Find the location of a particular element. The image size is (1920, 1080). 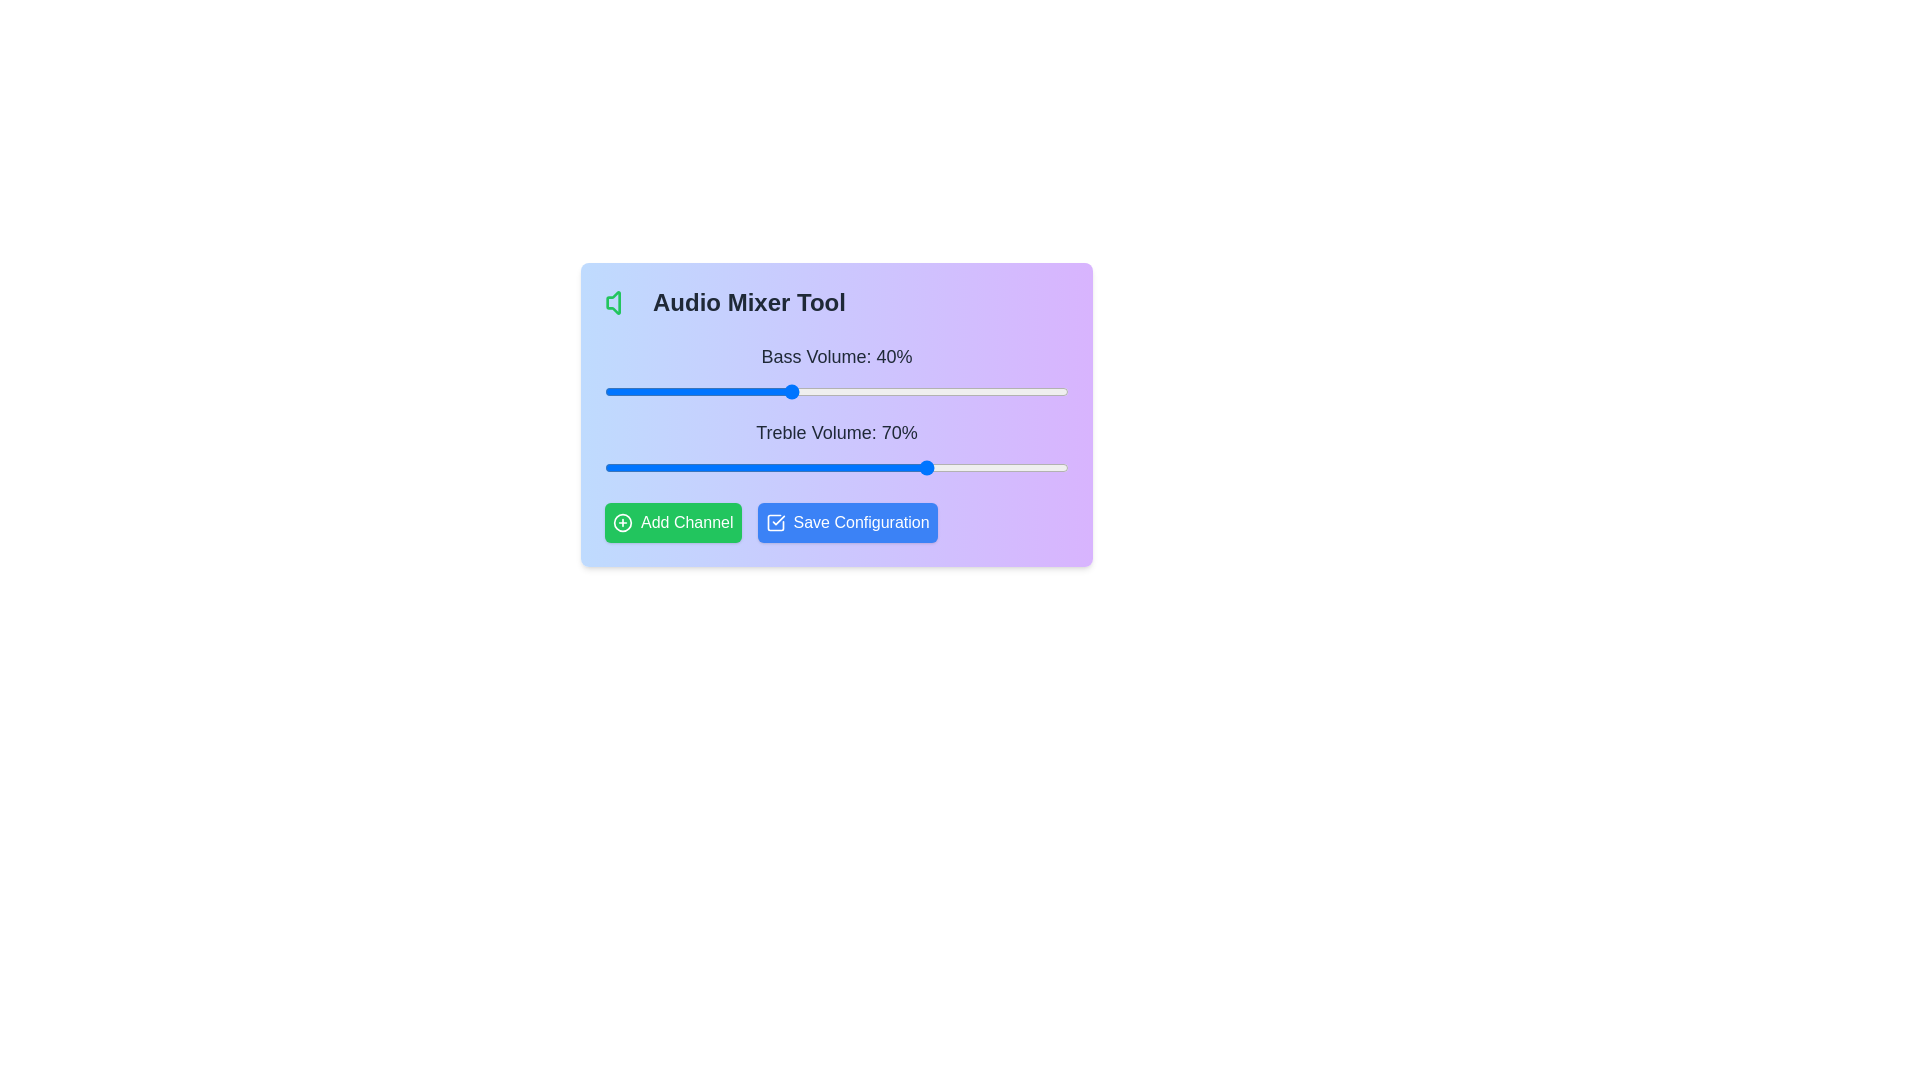

the slider is located at coordinates (864, 392).